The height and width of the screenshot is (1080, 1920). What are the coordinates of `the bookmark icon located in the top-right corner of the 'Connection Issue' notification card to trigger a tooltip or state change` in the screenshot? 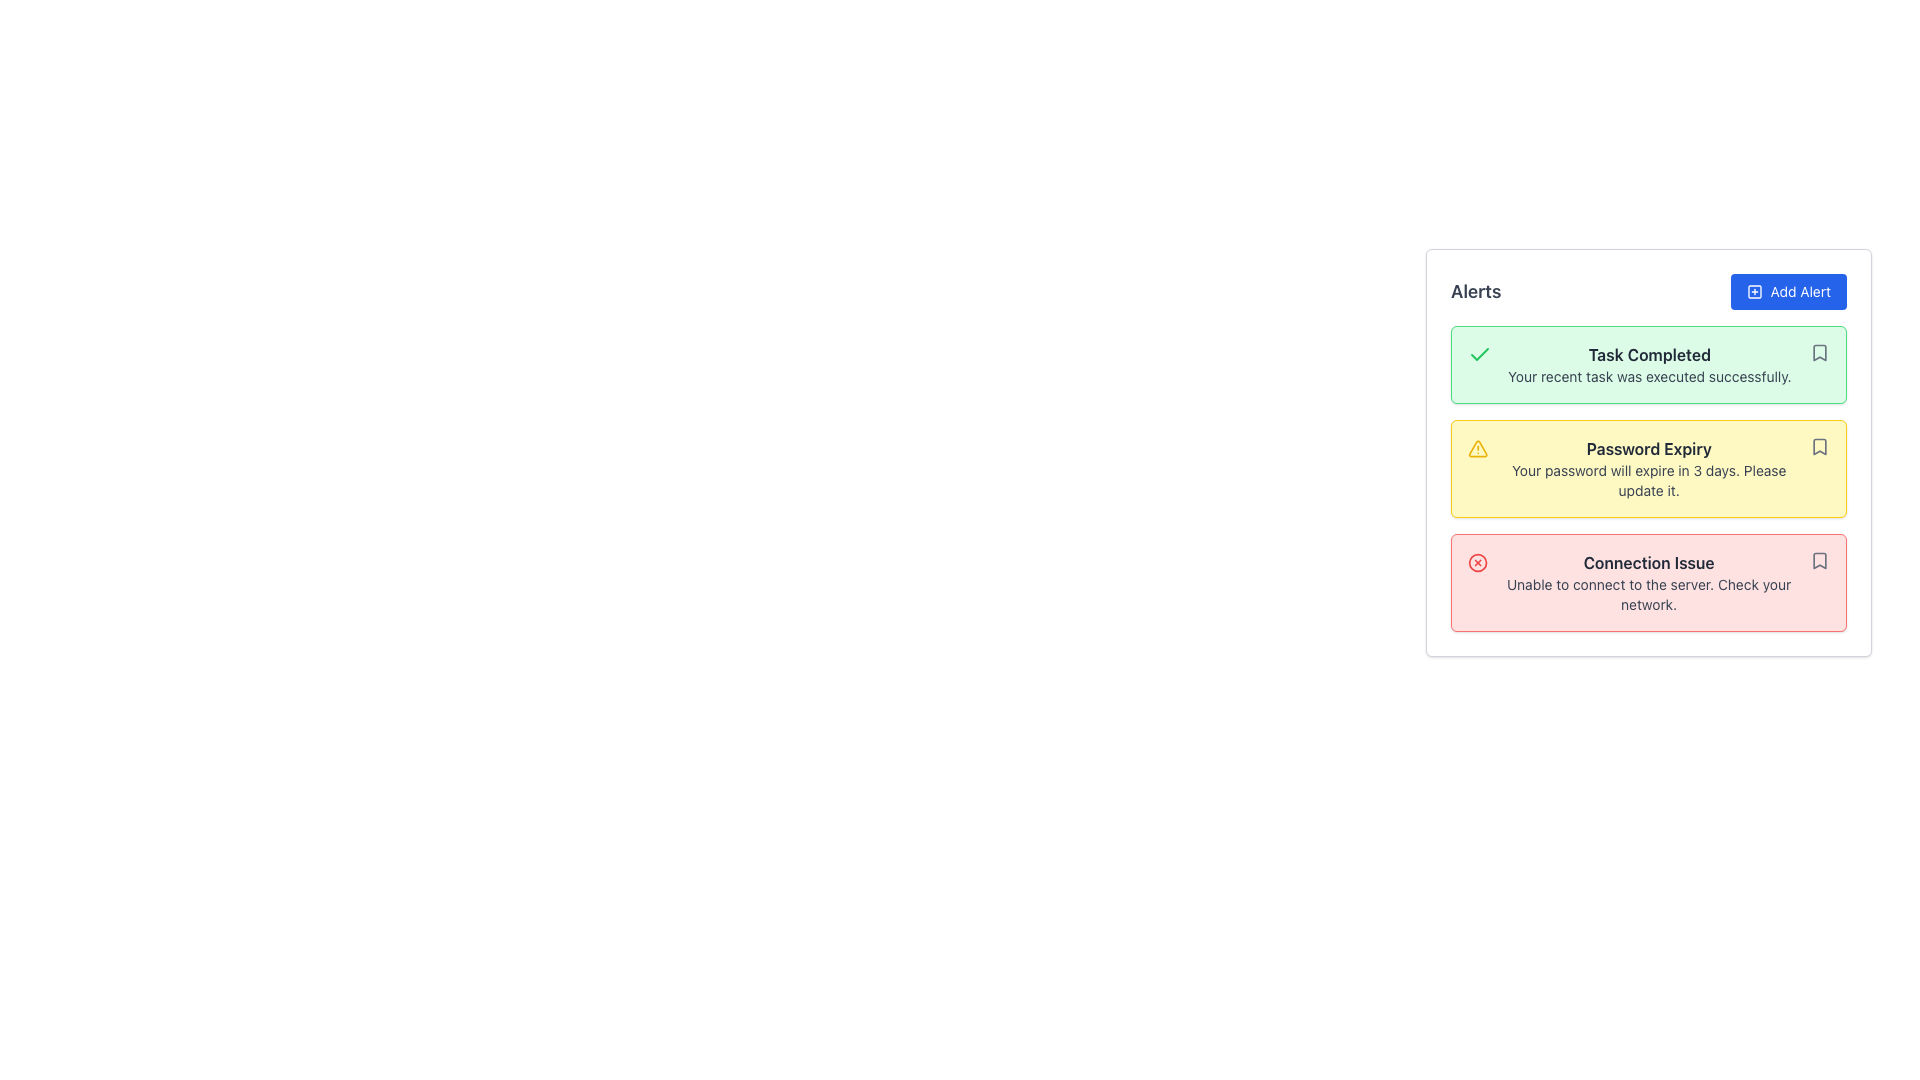 It's located at (1819, 560).